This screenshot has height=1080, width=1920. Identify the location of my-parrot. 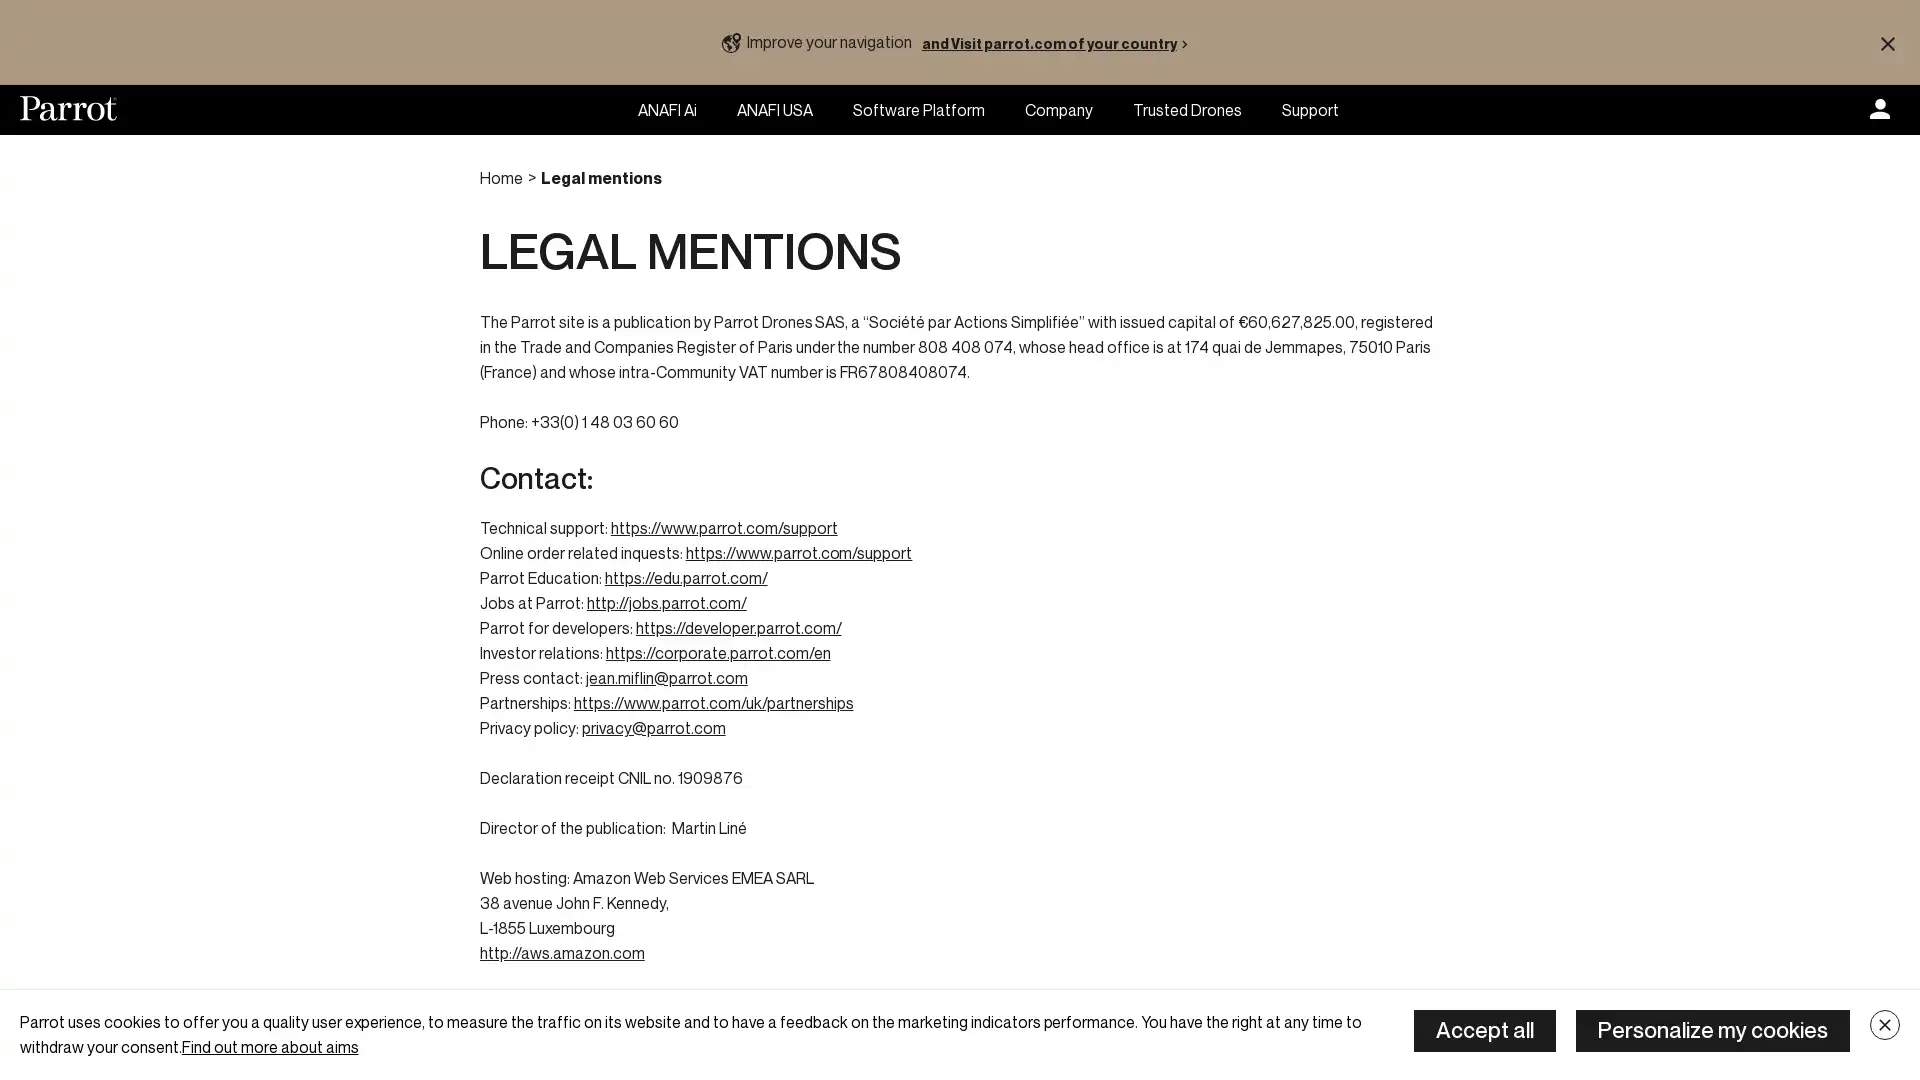
(1879, 110).